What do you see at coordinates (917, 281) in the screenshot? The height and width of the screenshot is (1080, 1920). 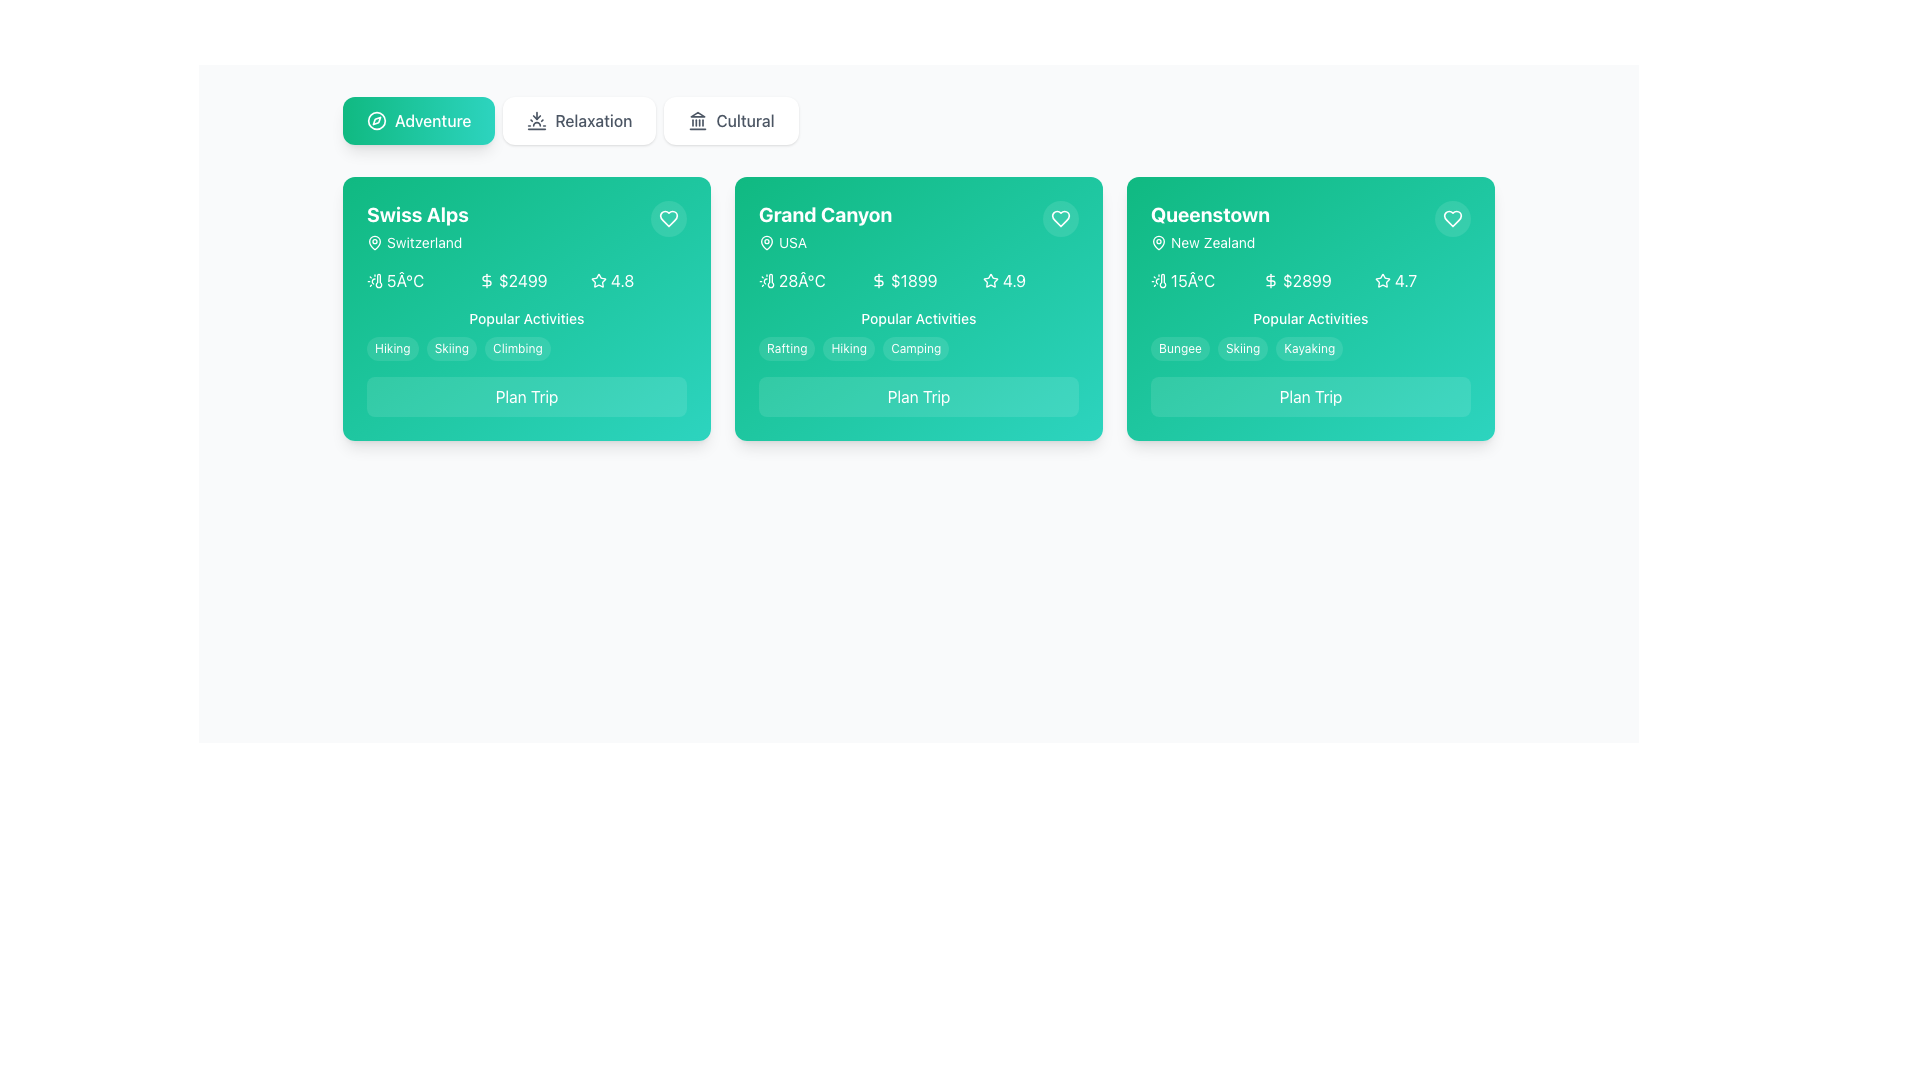 I see `the static text element displaying the cost for the 'Grand Canyon' offering, which is located between the temperature information and rating elements in the central column of the grid layout` at bounding box center [917, 281].